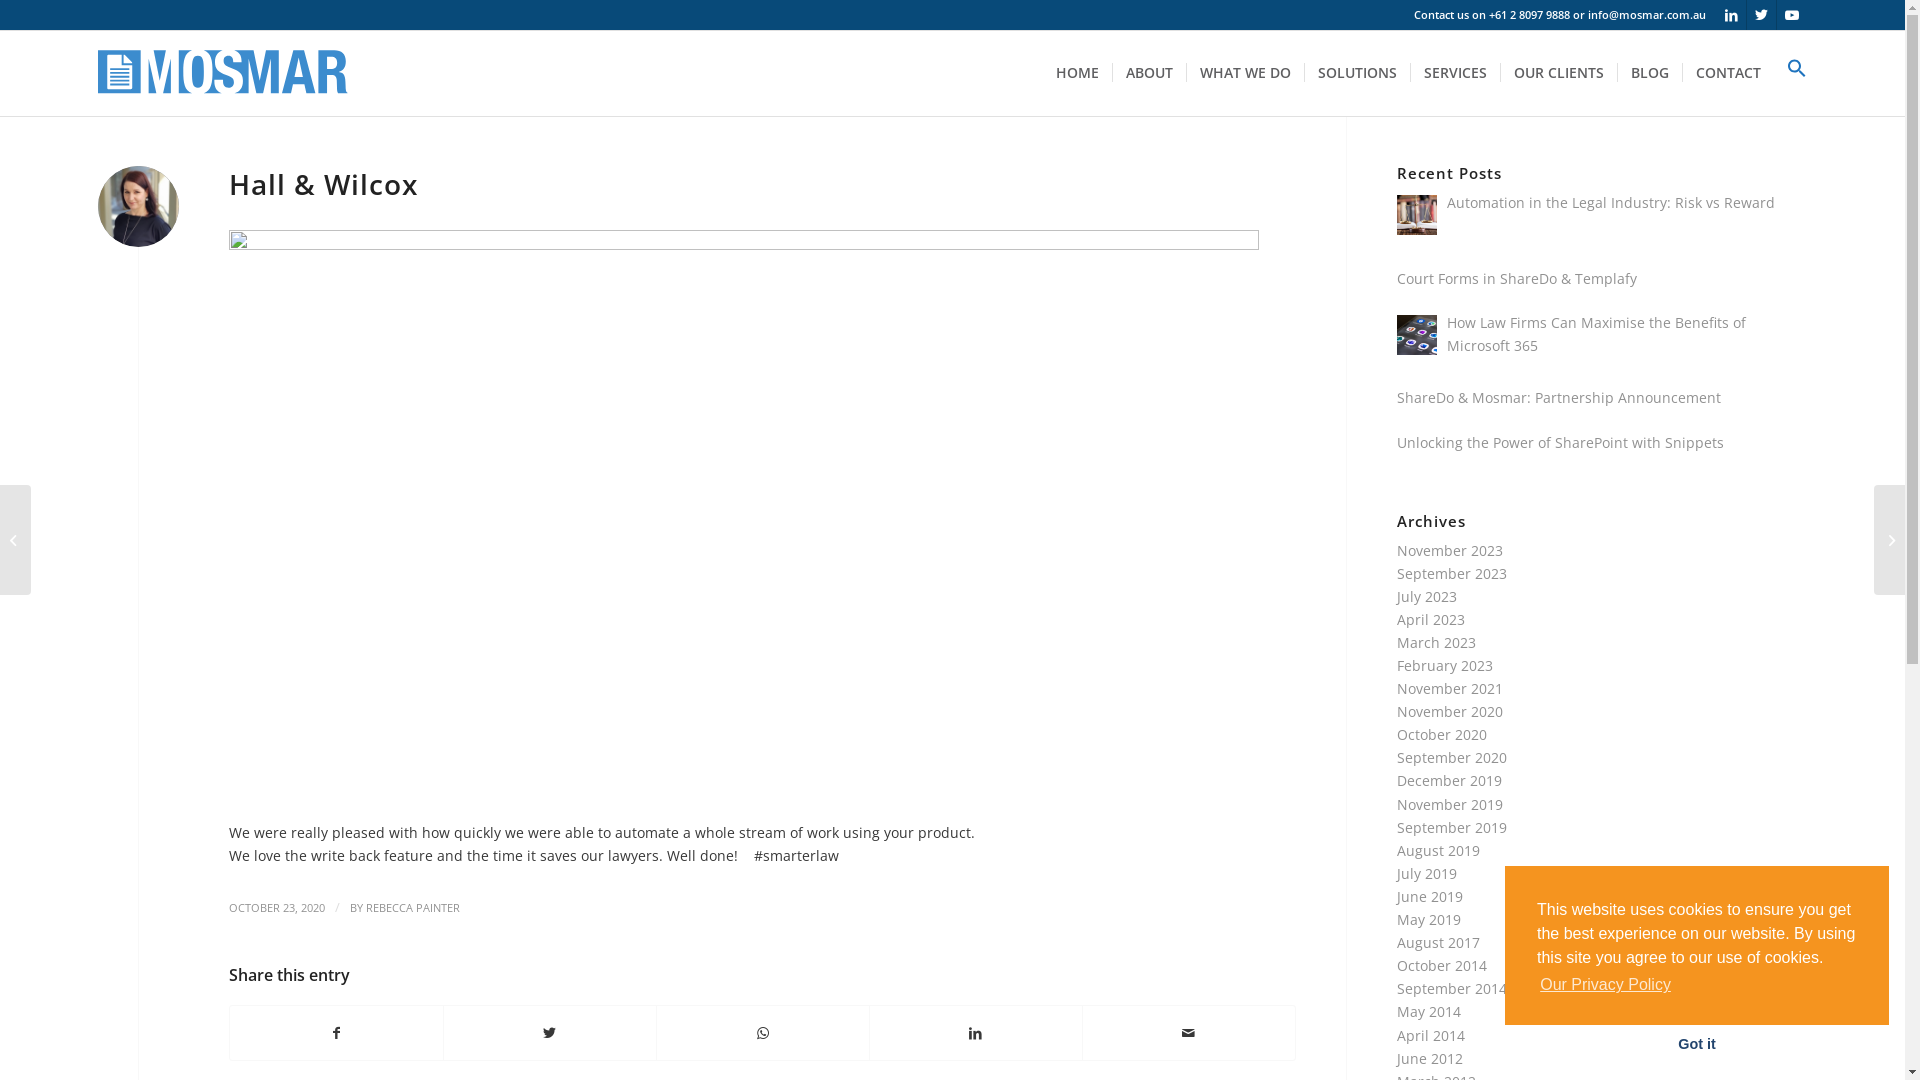 The width and height of the screenshot is (1920, 1080). Describe the element at coordinates (1395, 1057) in the screenshot. I see `'June 2012'` at that location.